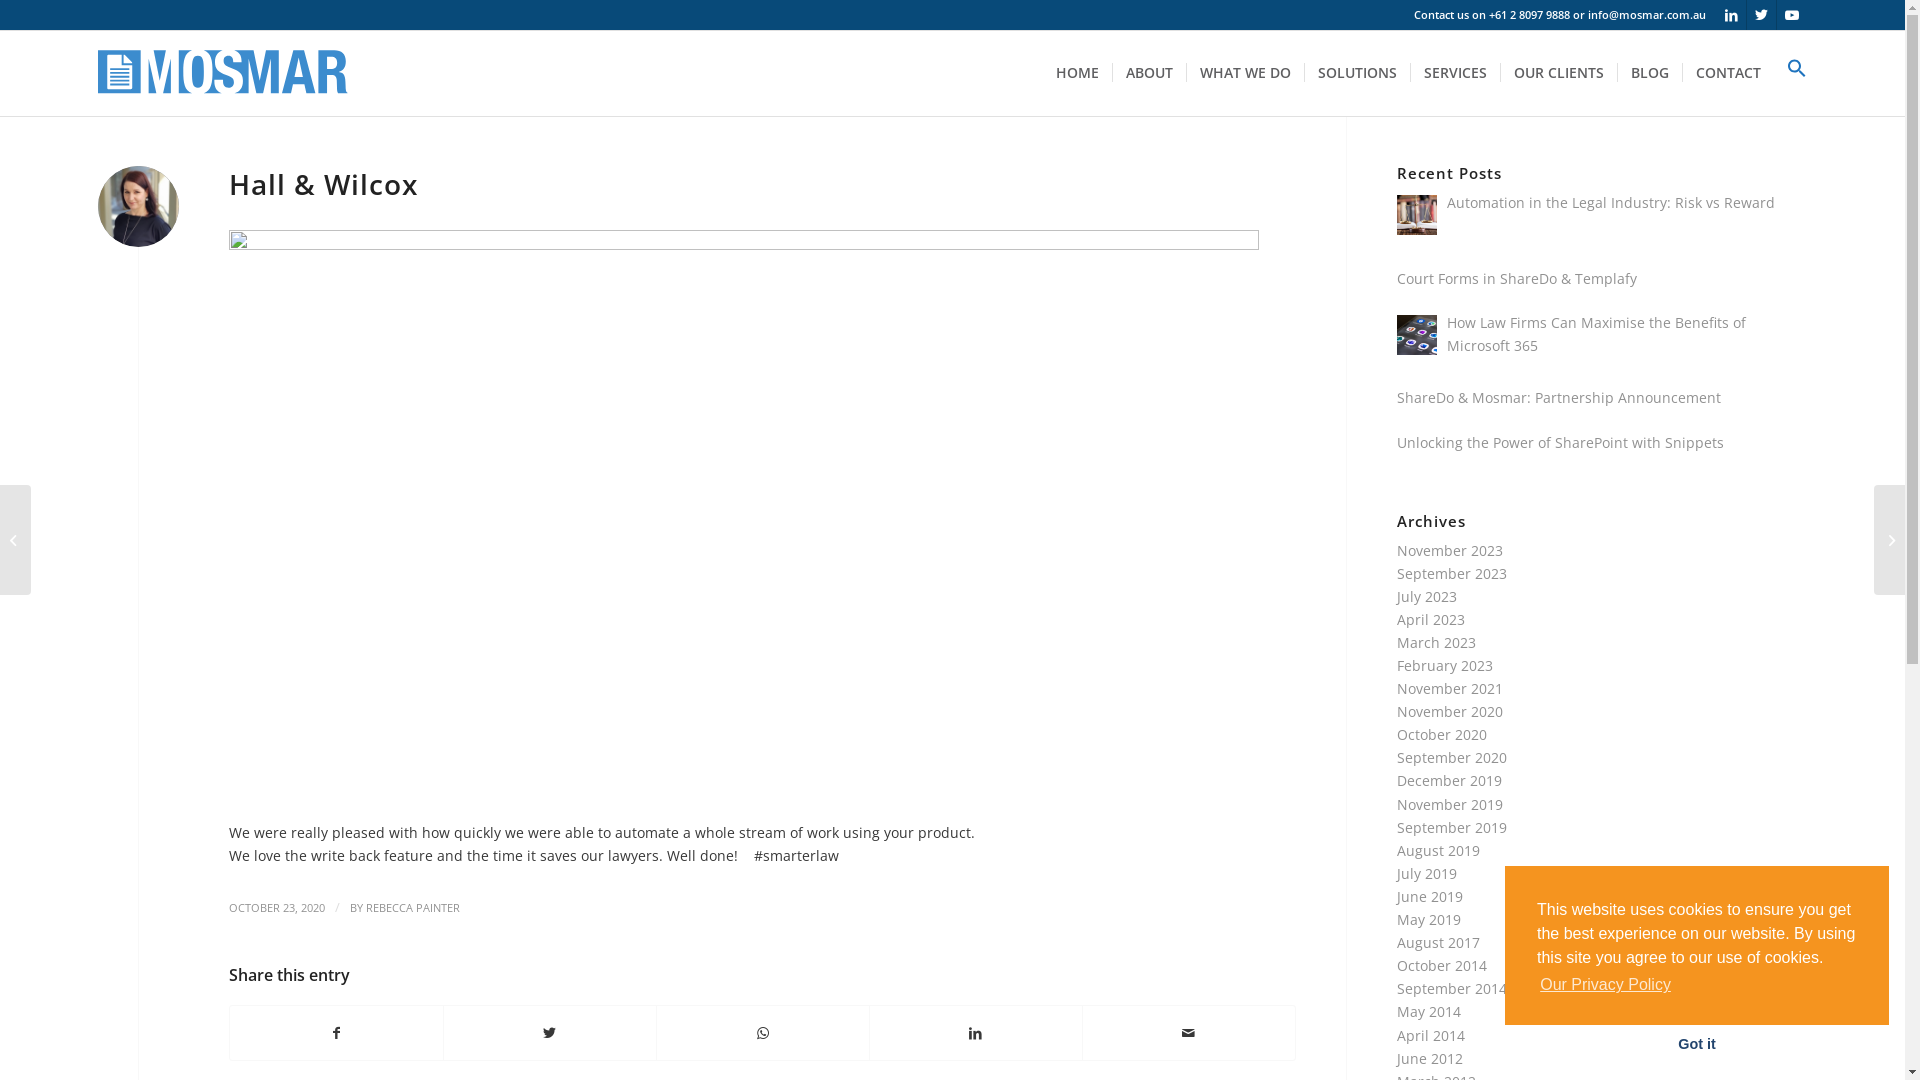 The width and height of the screenshot is (1920, 1080). Describe the element at coordinates (1395, 1057) in the screenshot. I see `'June 2012'` at that location.